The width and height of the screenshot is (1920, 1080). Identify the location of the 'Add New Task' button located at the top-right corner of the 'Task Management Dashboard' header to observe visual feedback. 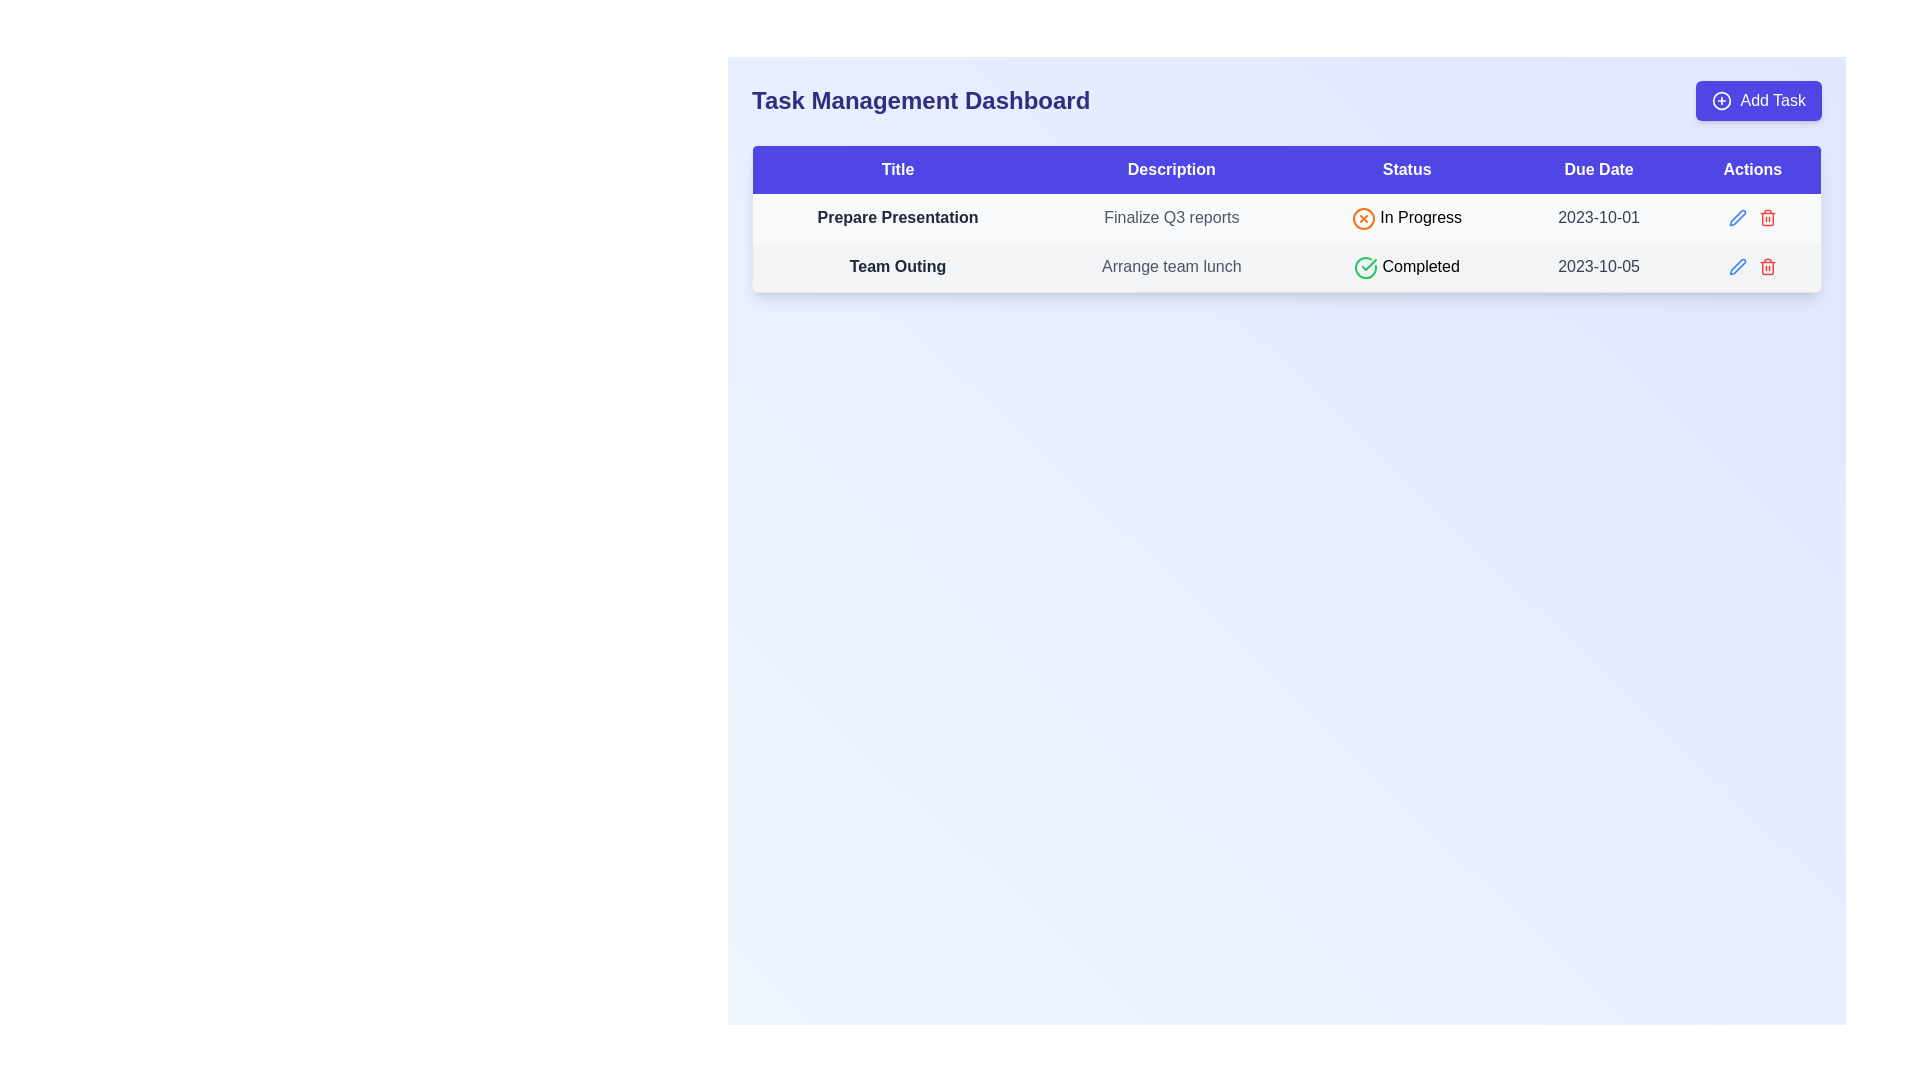
(1758, 100).